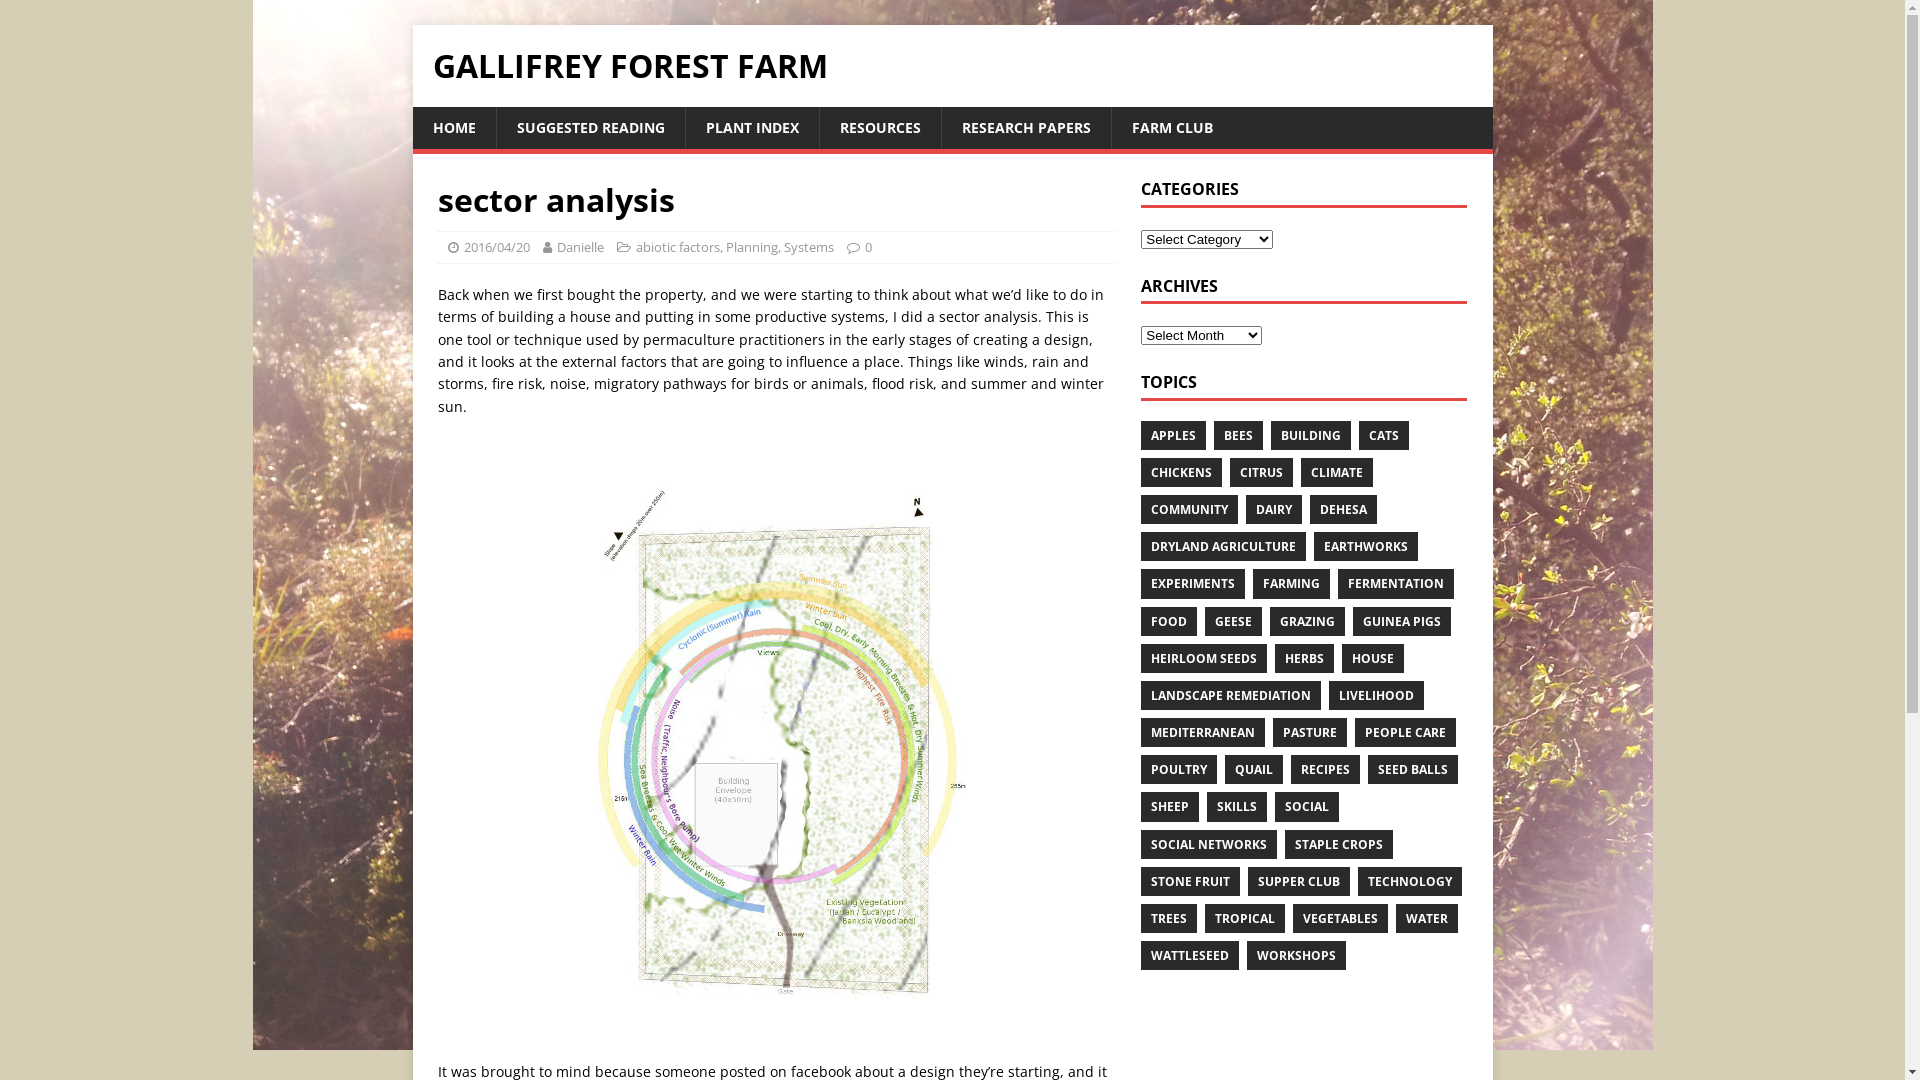  What do you see at coordinates (1181, 472) in the screenshot?
I see `'CHICKENS'` at bounding box center [1181, 472].